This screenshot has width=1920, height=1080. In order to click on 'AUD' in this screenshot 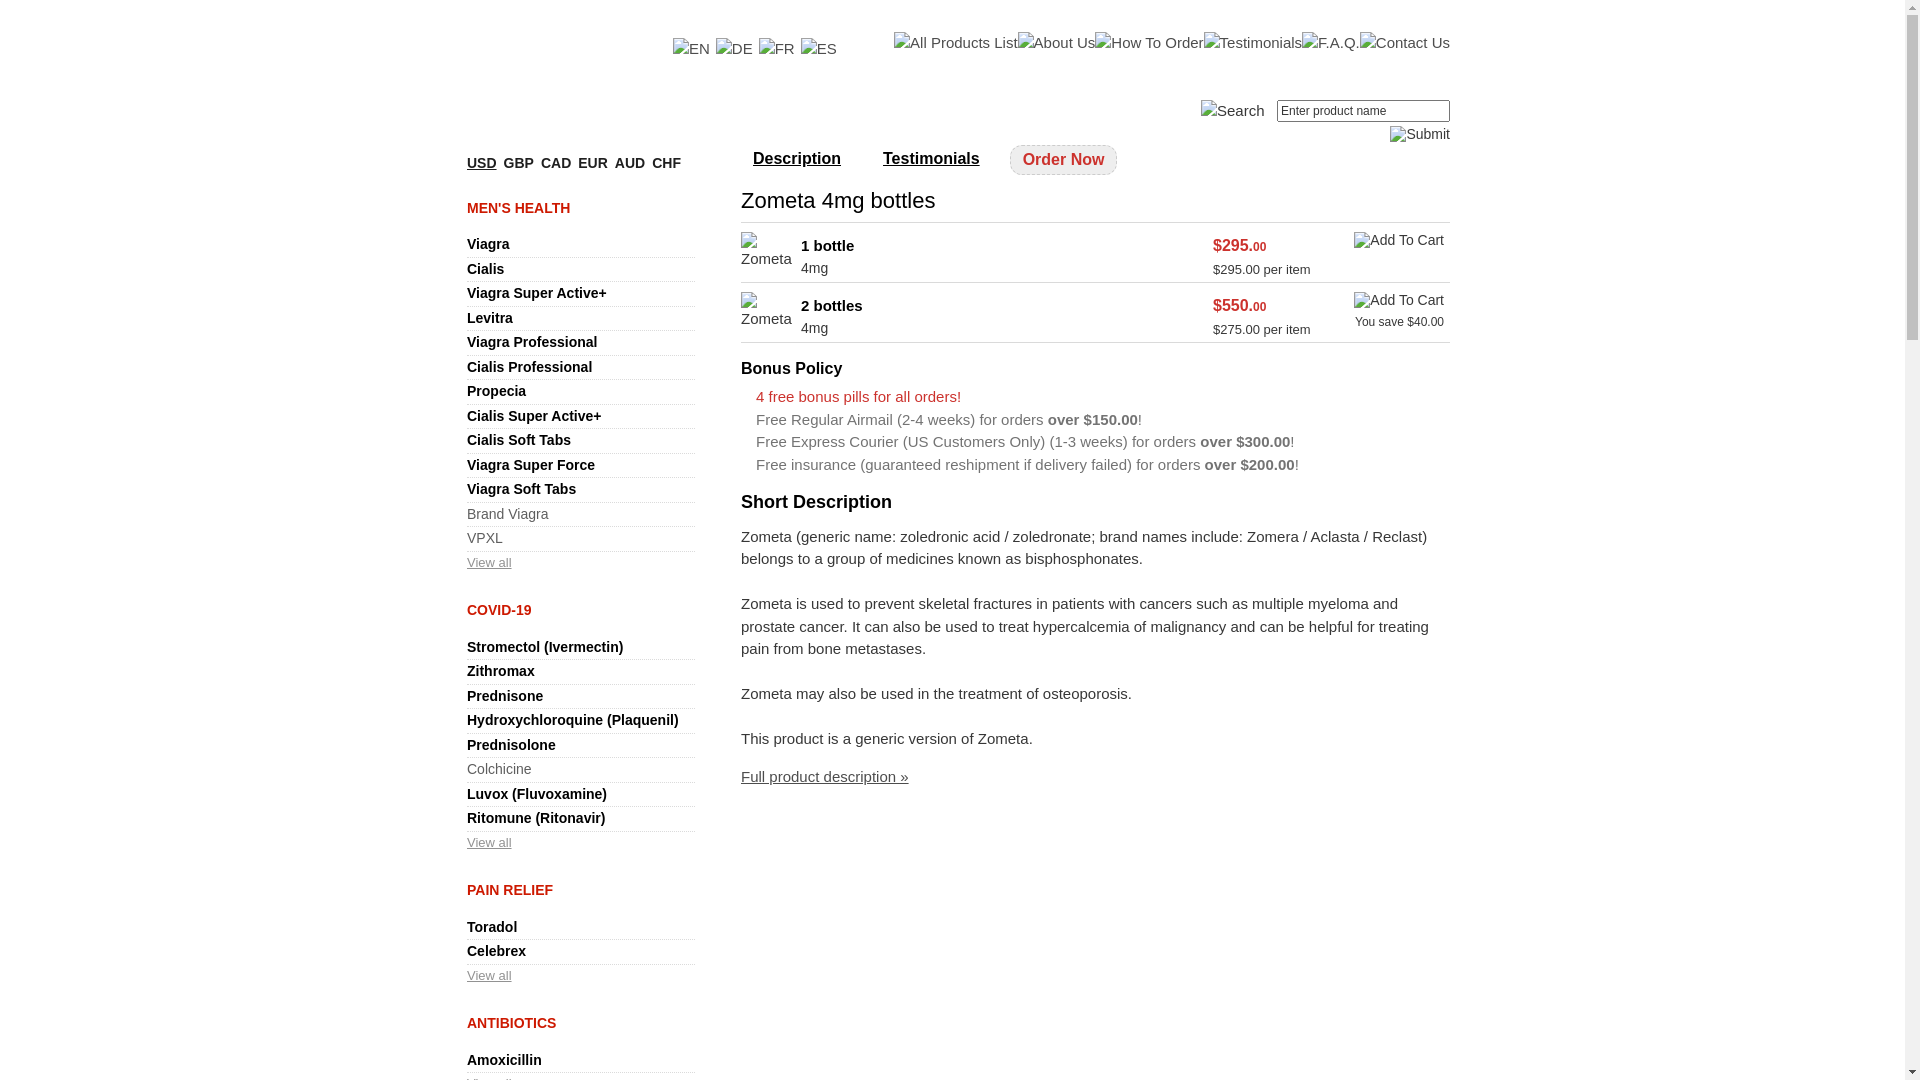, I will do `click(628, 161)`.